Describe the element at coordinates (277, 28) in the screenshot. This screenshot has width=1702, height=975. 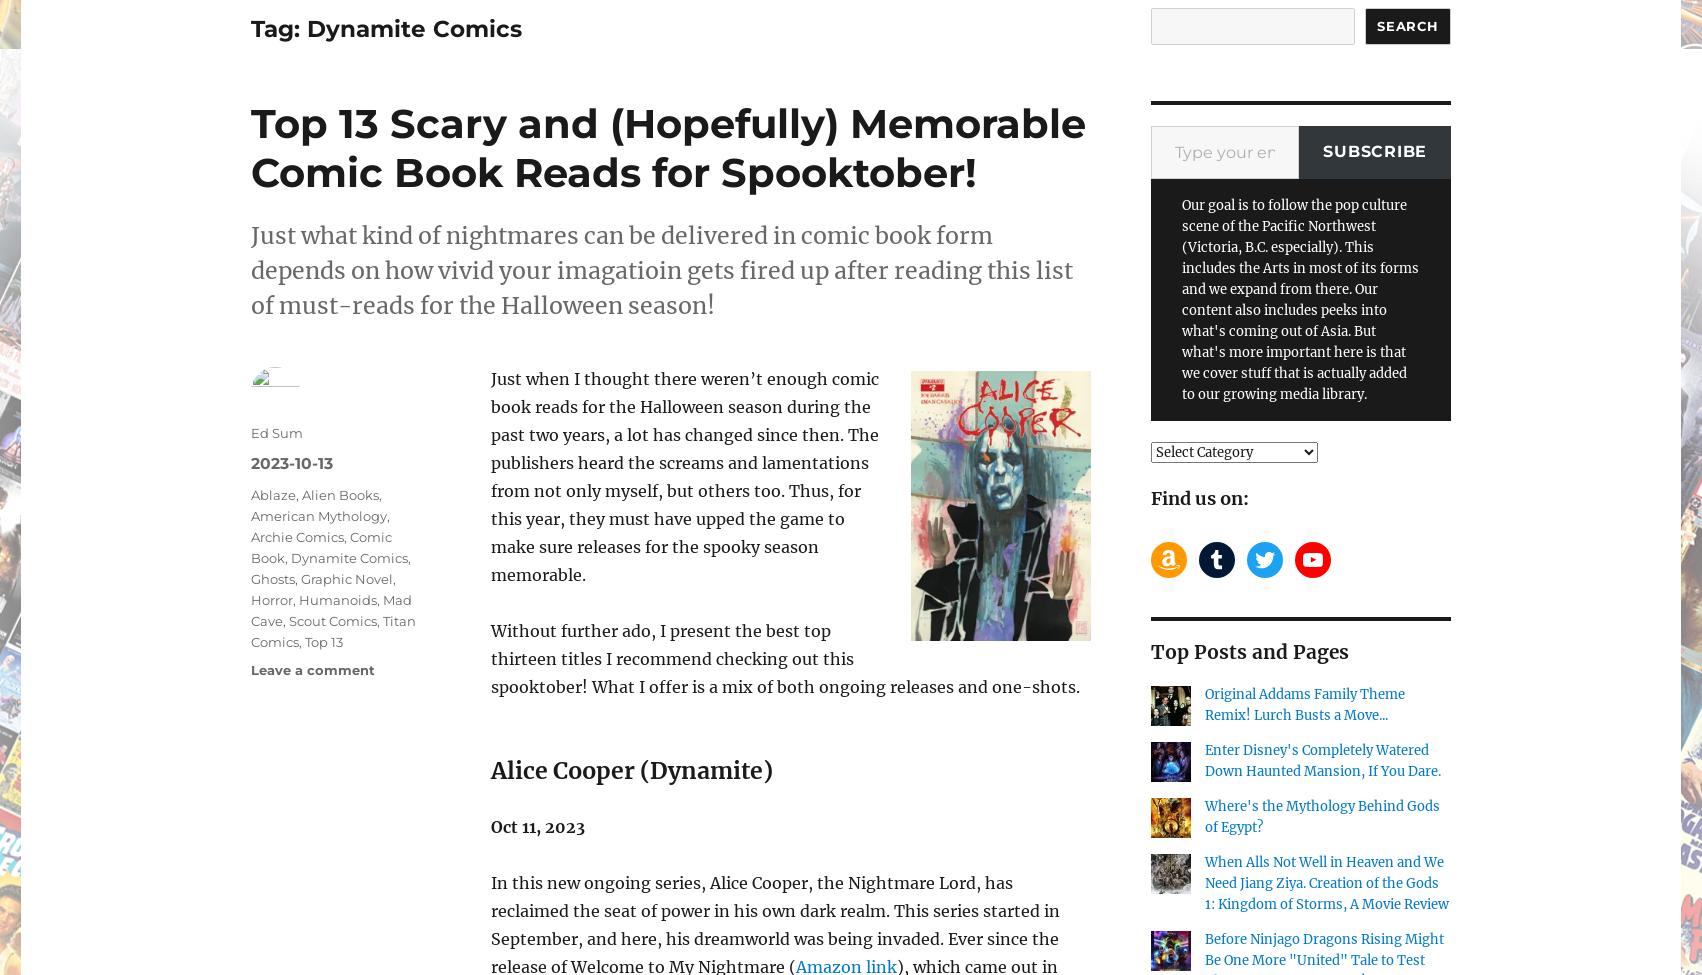
I see `'Tag:'` at that location.